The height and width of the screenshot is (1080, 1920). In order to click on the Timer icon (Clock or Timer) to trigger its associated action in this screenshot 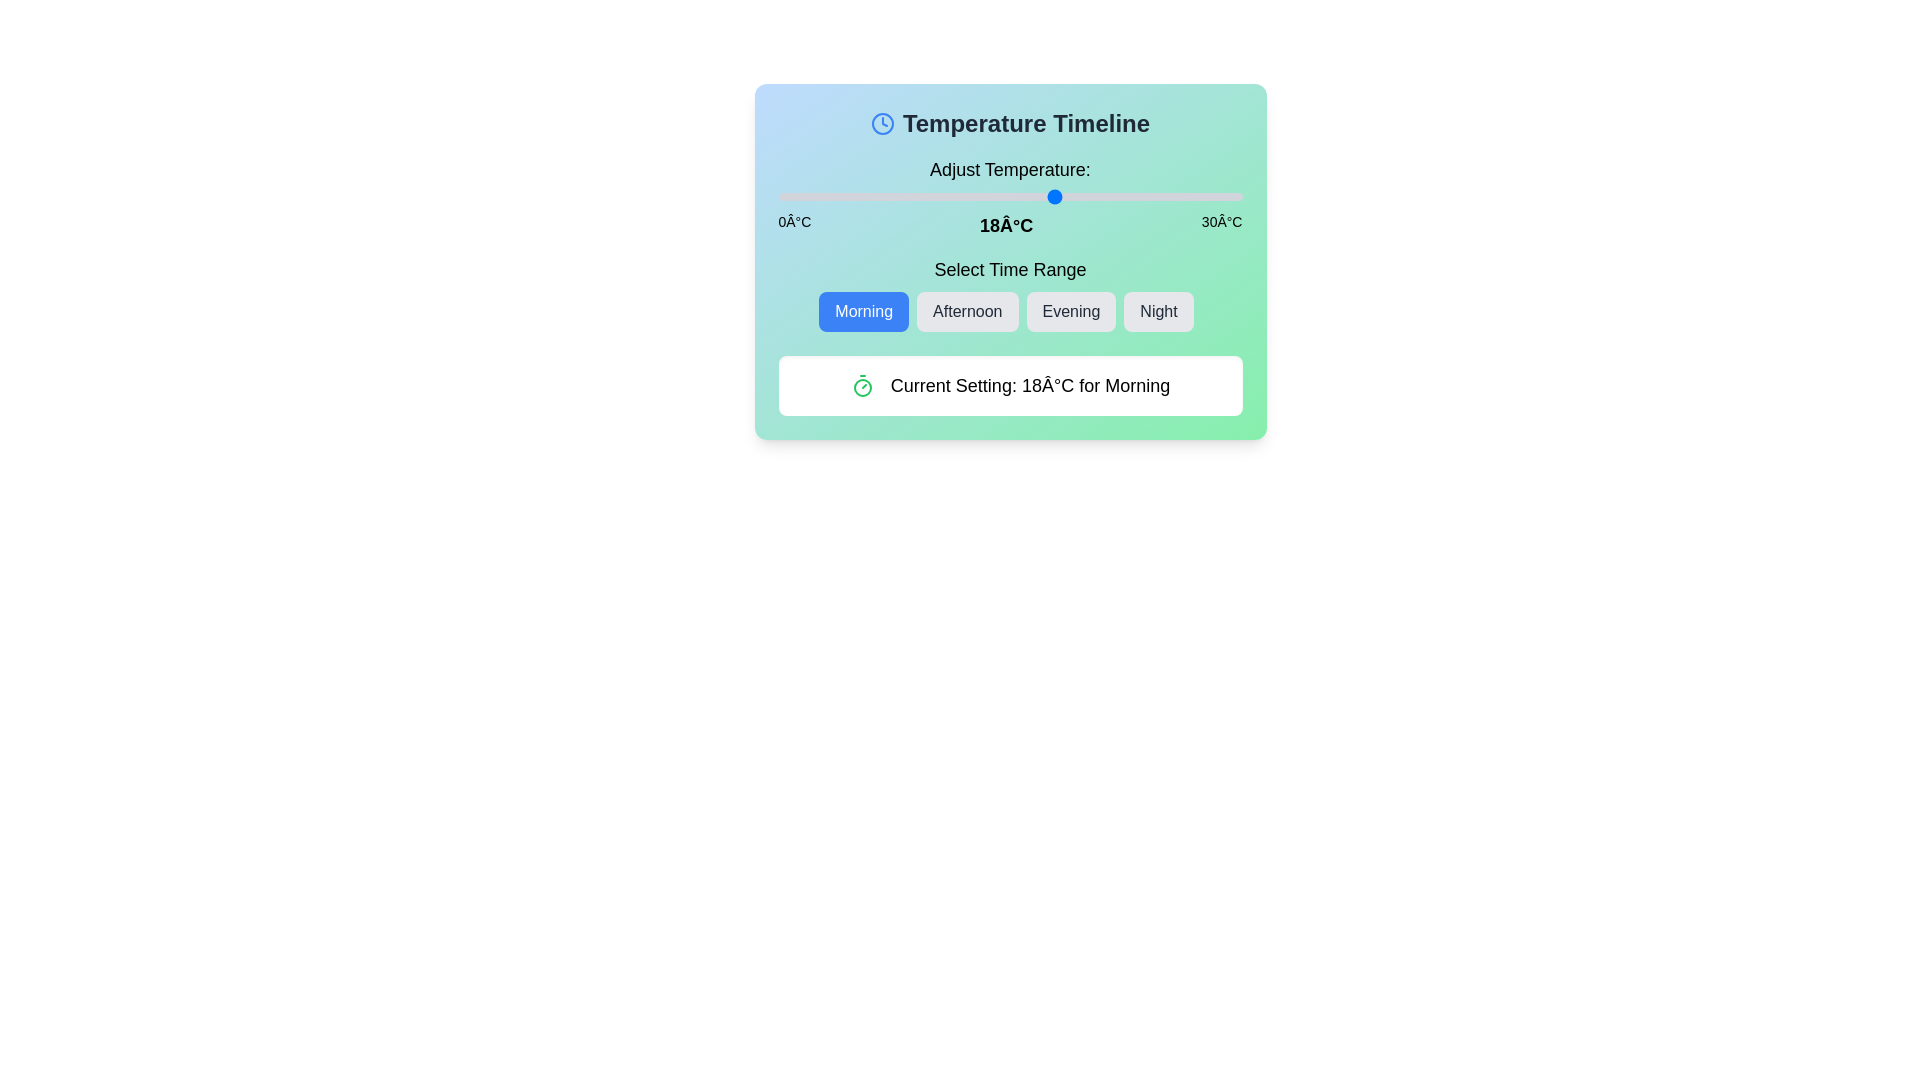, I will do `click(862, 385)`.